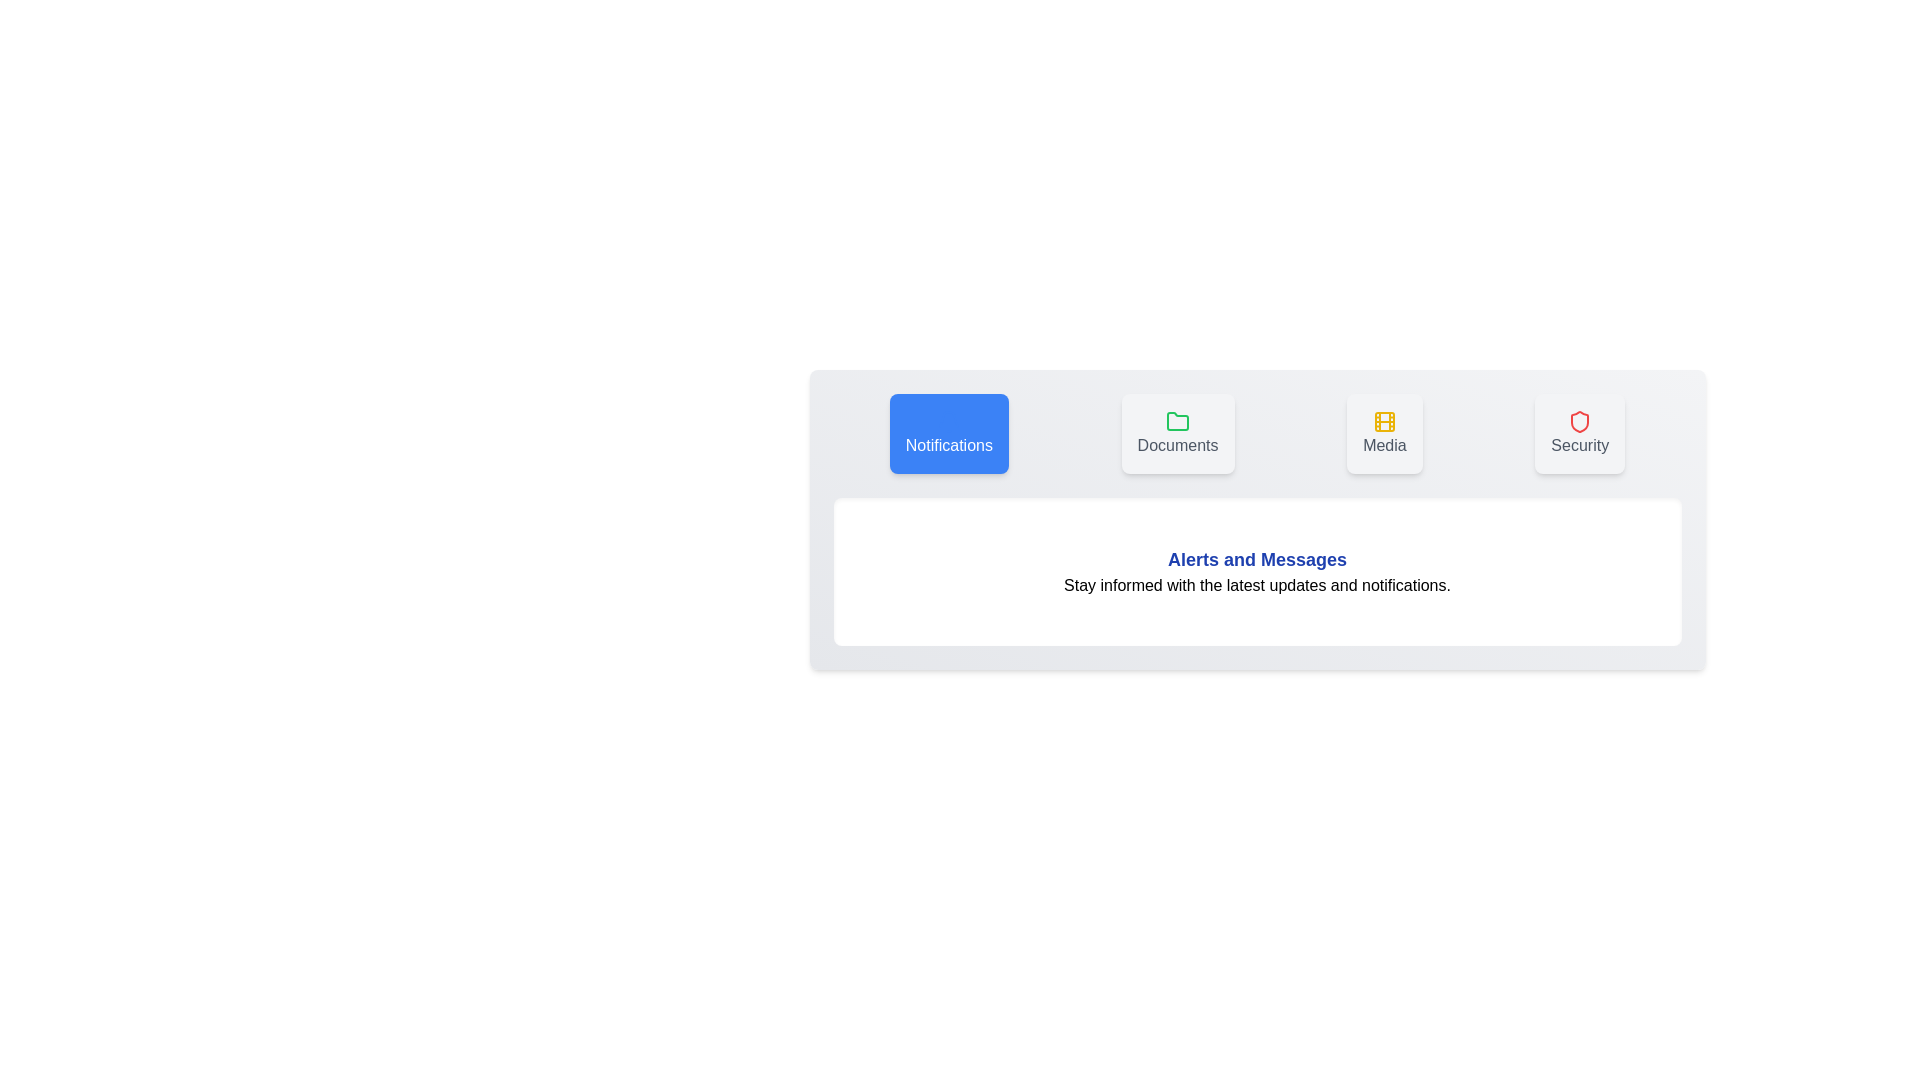  What do you see at coordinates (948, 433) in the screenshot?
I see `the tab labeled Notifications to view its content` at bounding box center [948, 433].